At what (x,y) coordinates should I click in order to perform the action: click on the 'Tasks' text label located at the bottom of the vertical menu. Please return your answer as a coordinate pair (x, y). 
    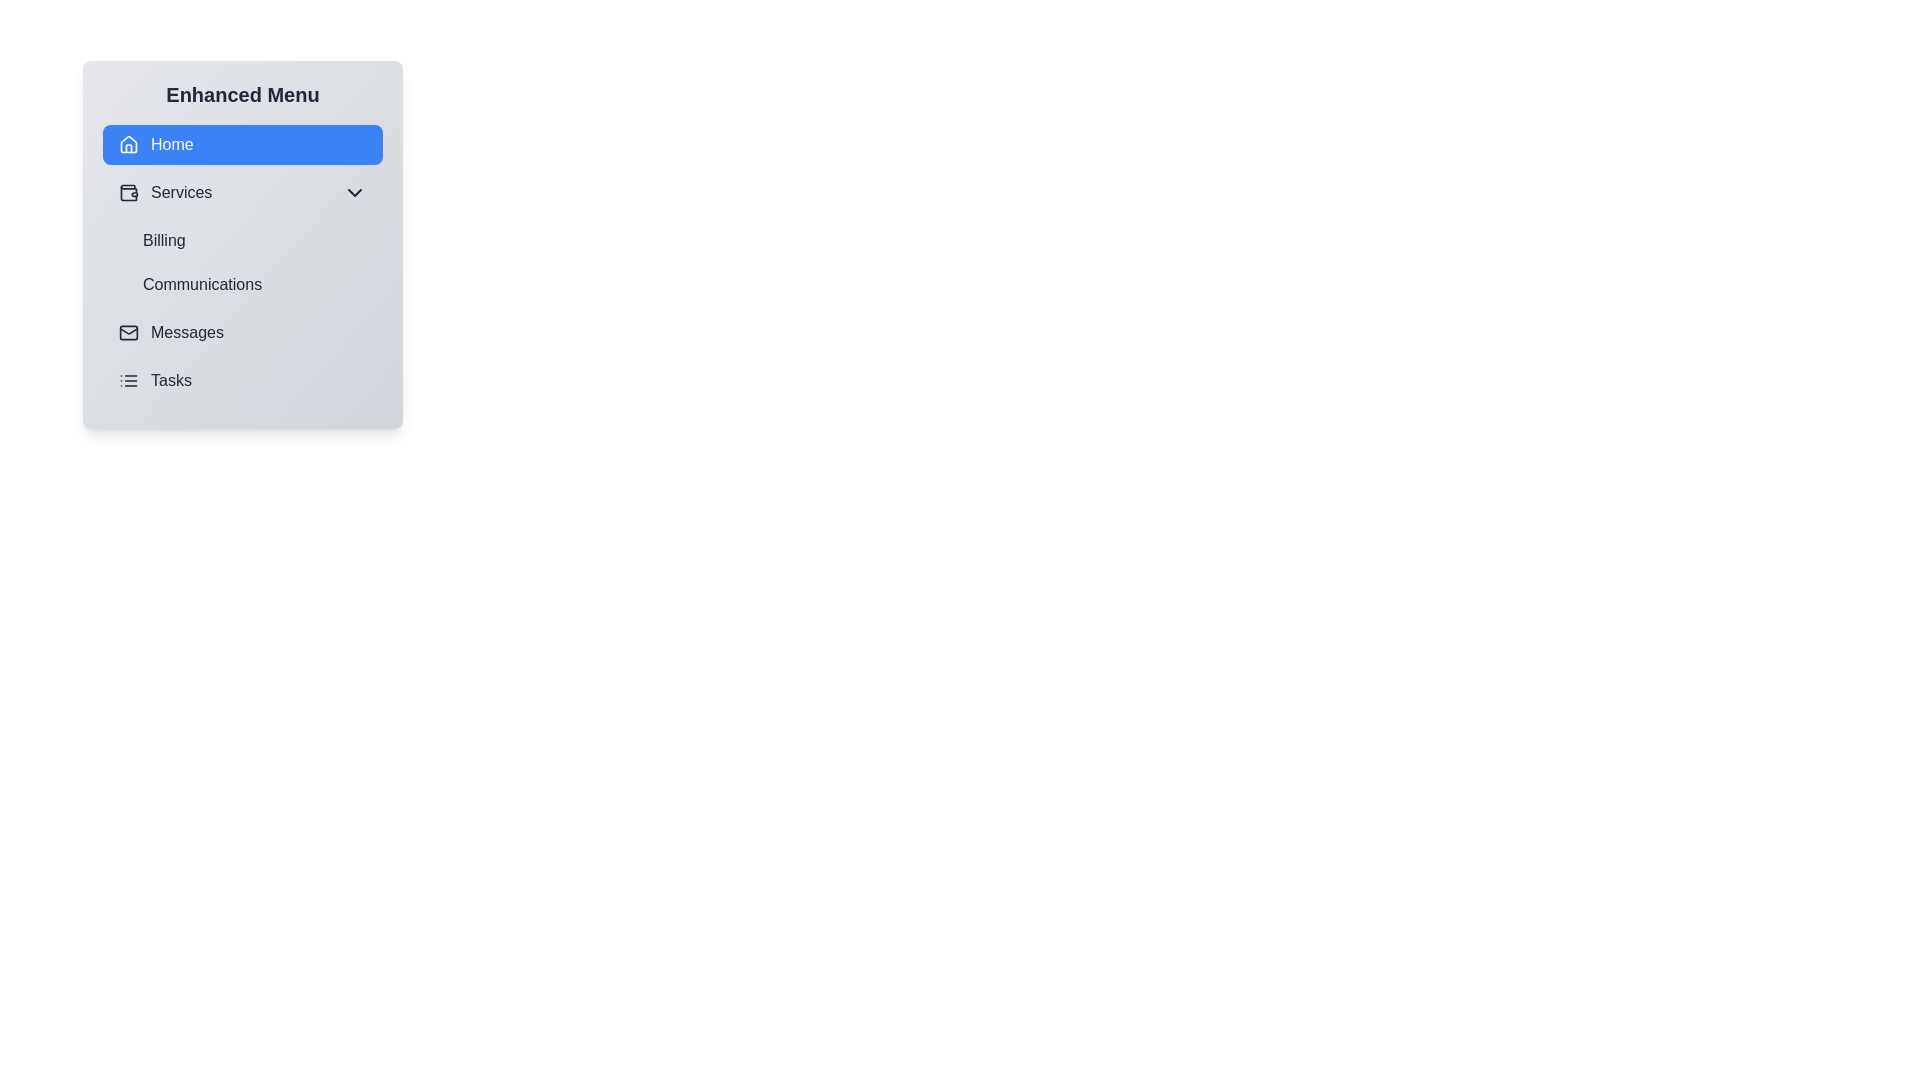
    Looking at the image, I should click on (171, 381).